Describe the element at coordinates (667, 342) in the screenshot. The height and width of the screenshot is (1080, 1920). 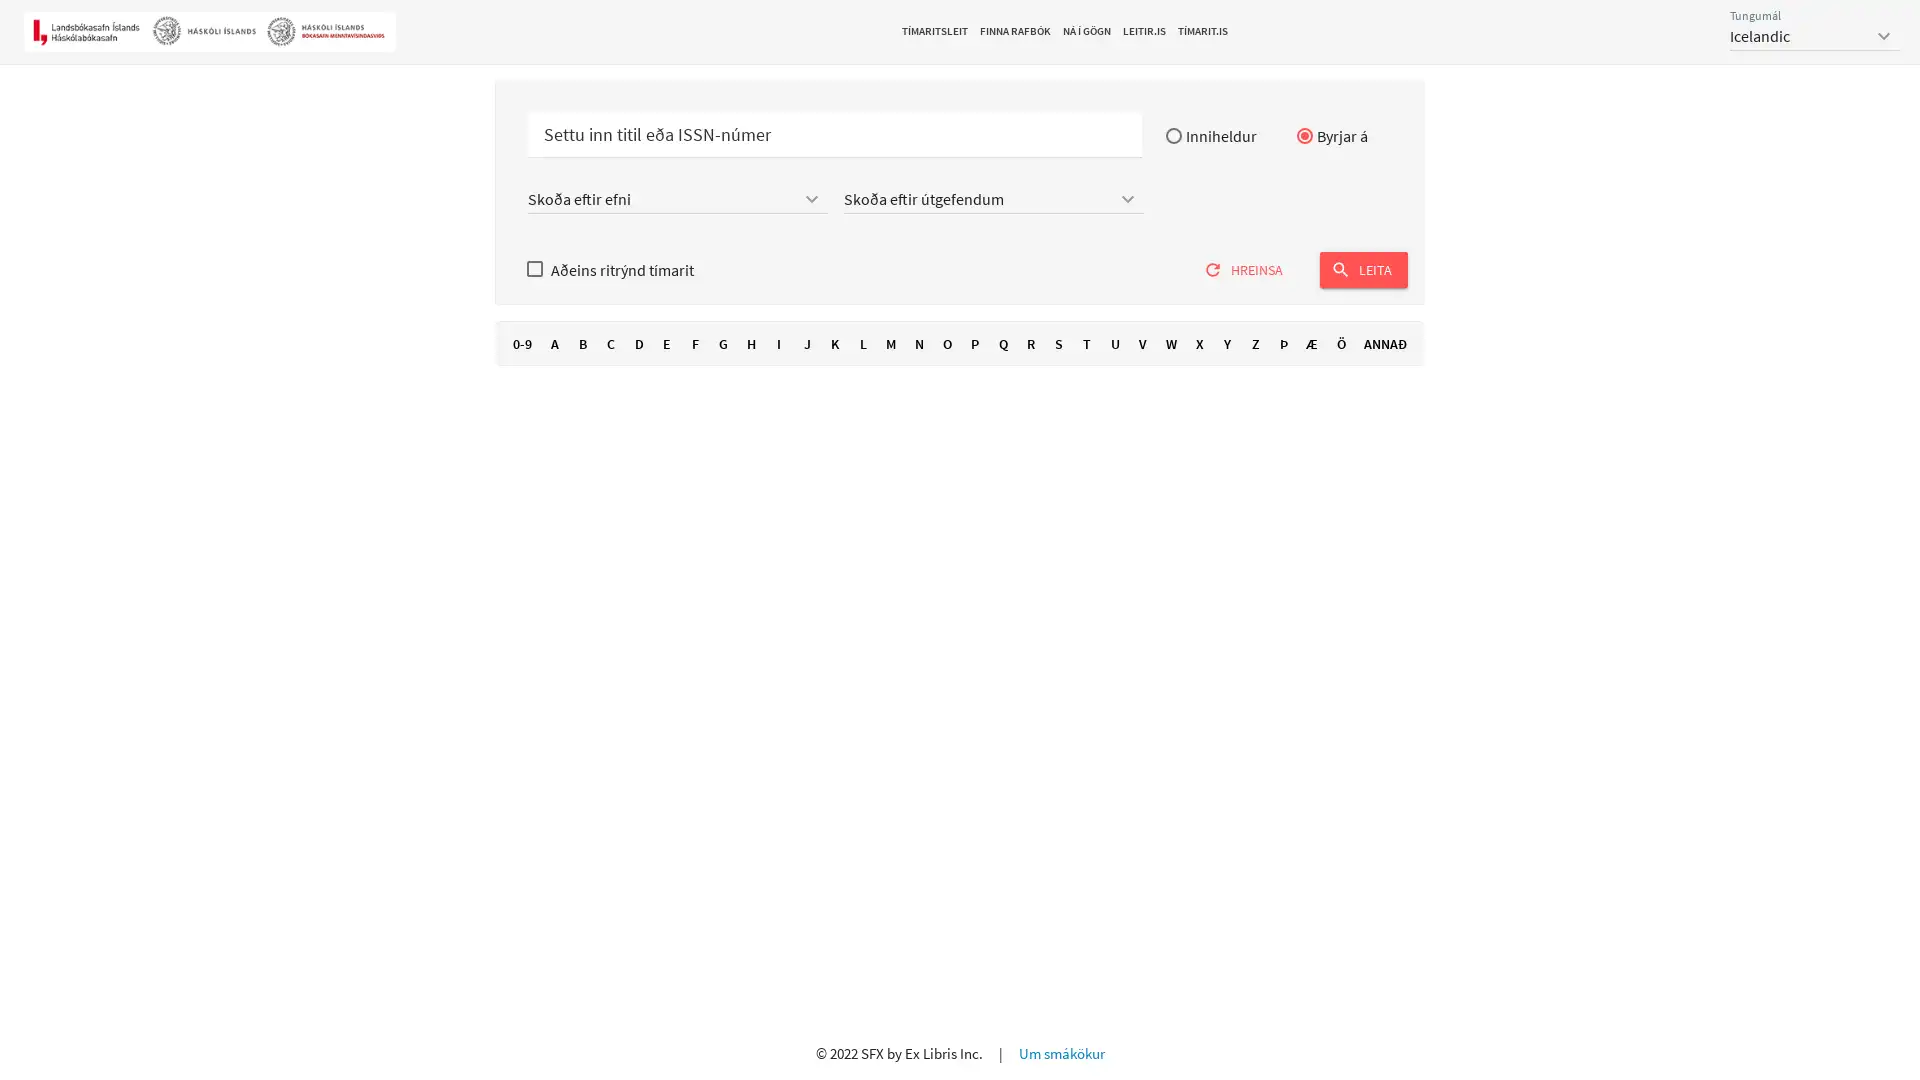
I see `E` at that location.